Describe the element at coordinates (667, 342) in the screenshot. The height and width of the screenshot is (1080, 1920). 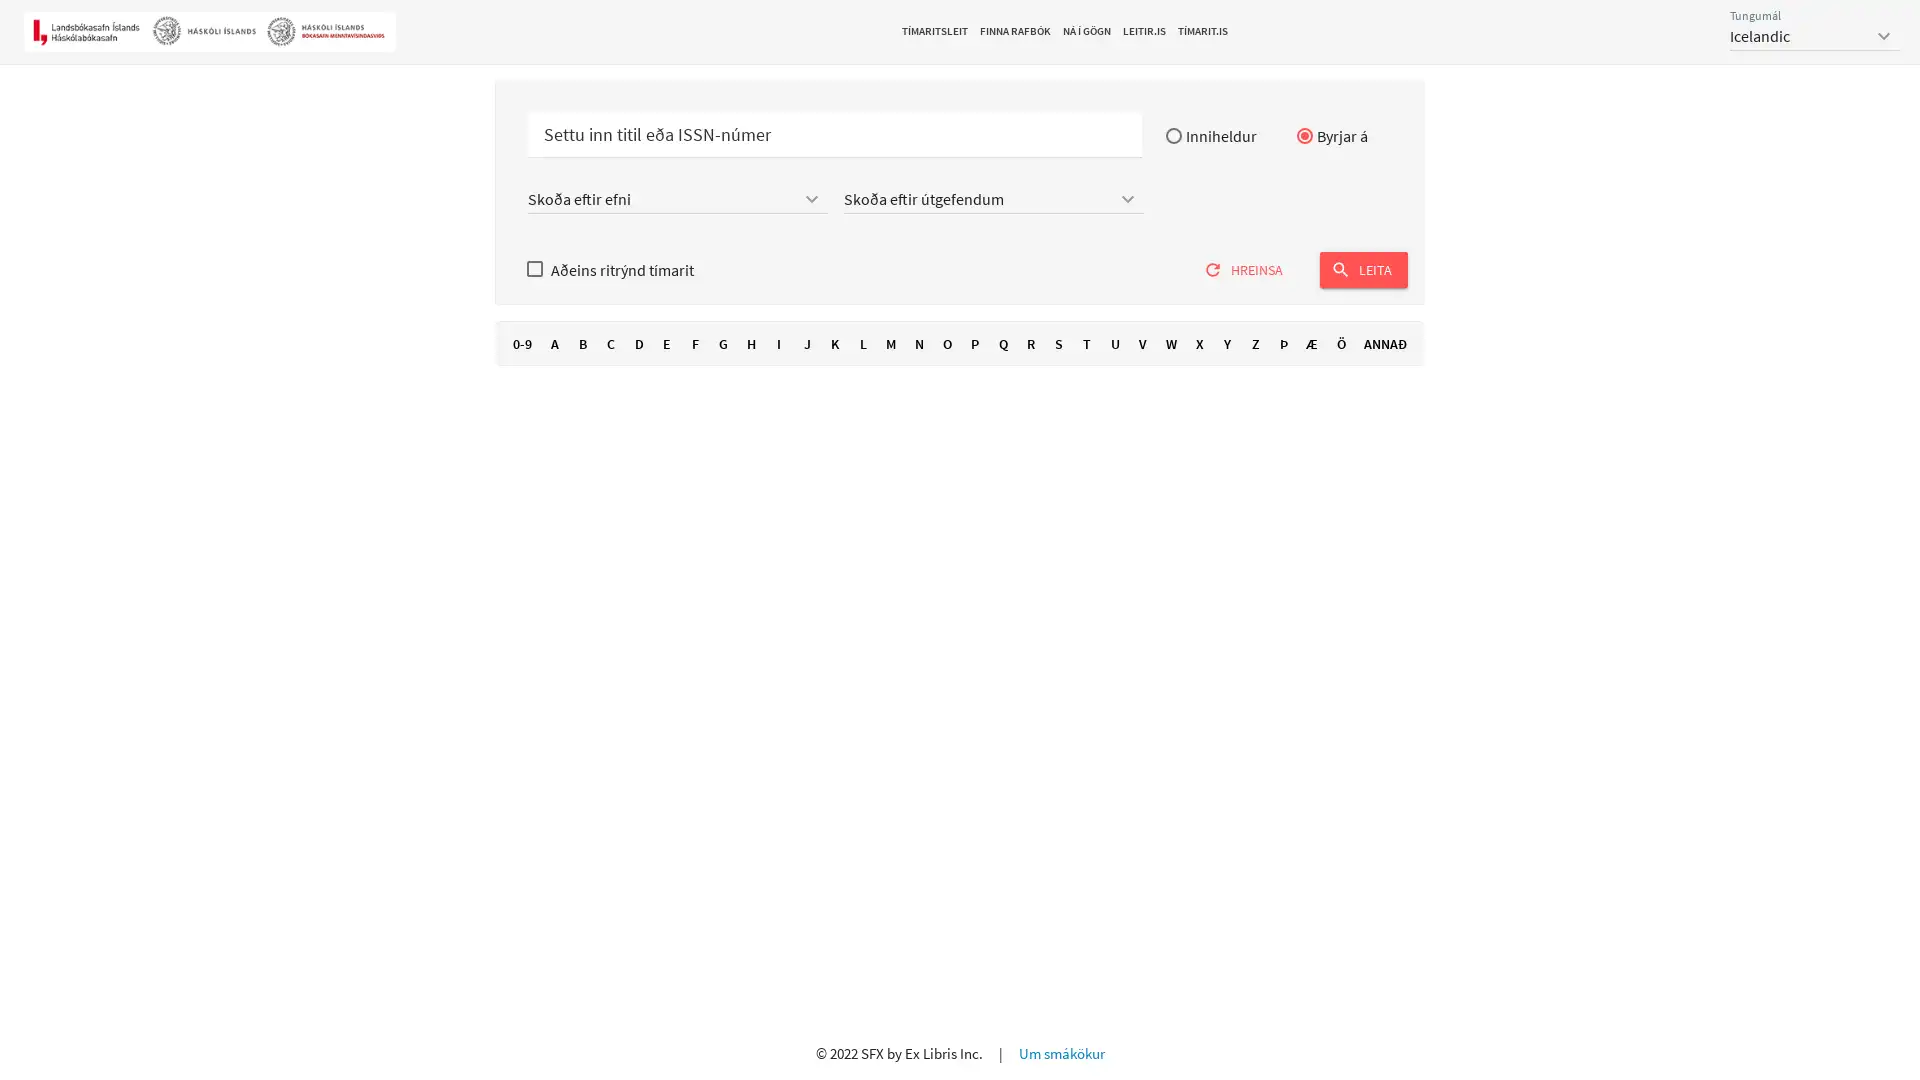
I see `E` at that location.